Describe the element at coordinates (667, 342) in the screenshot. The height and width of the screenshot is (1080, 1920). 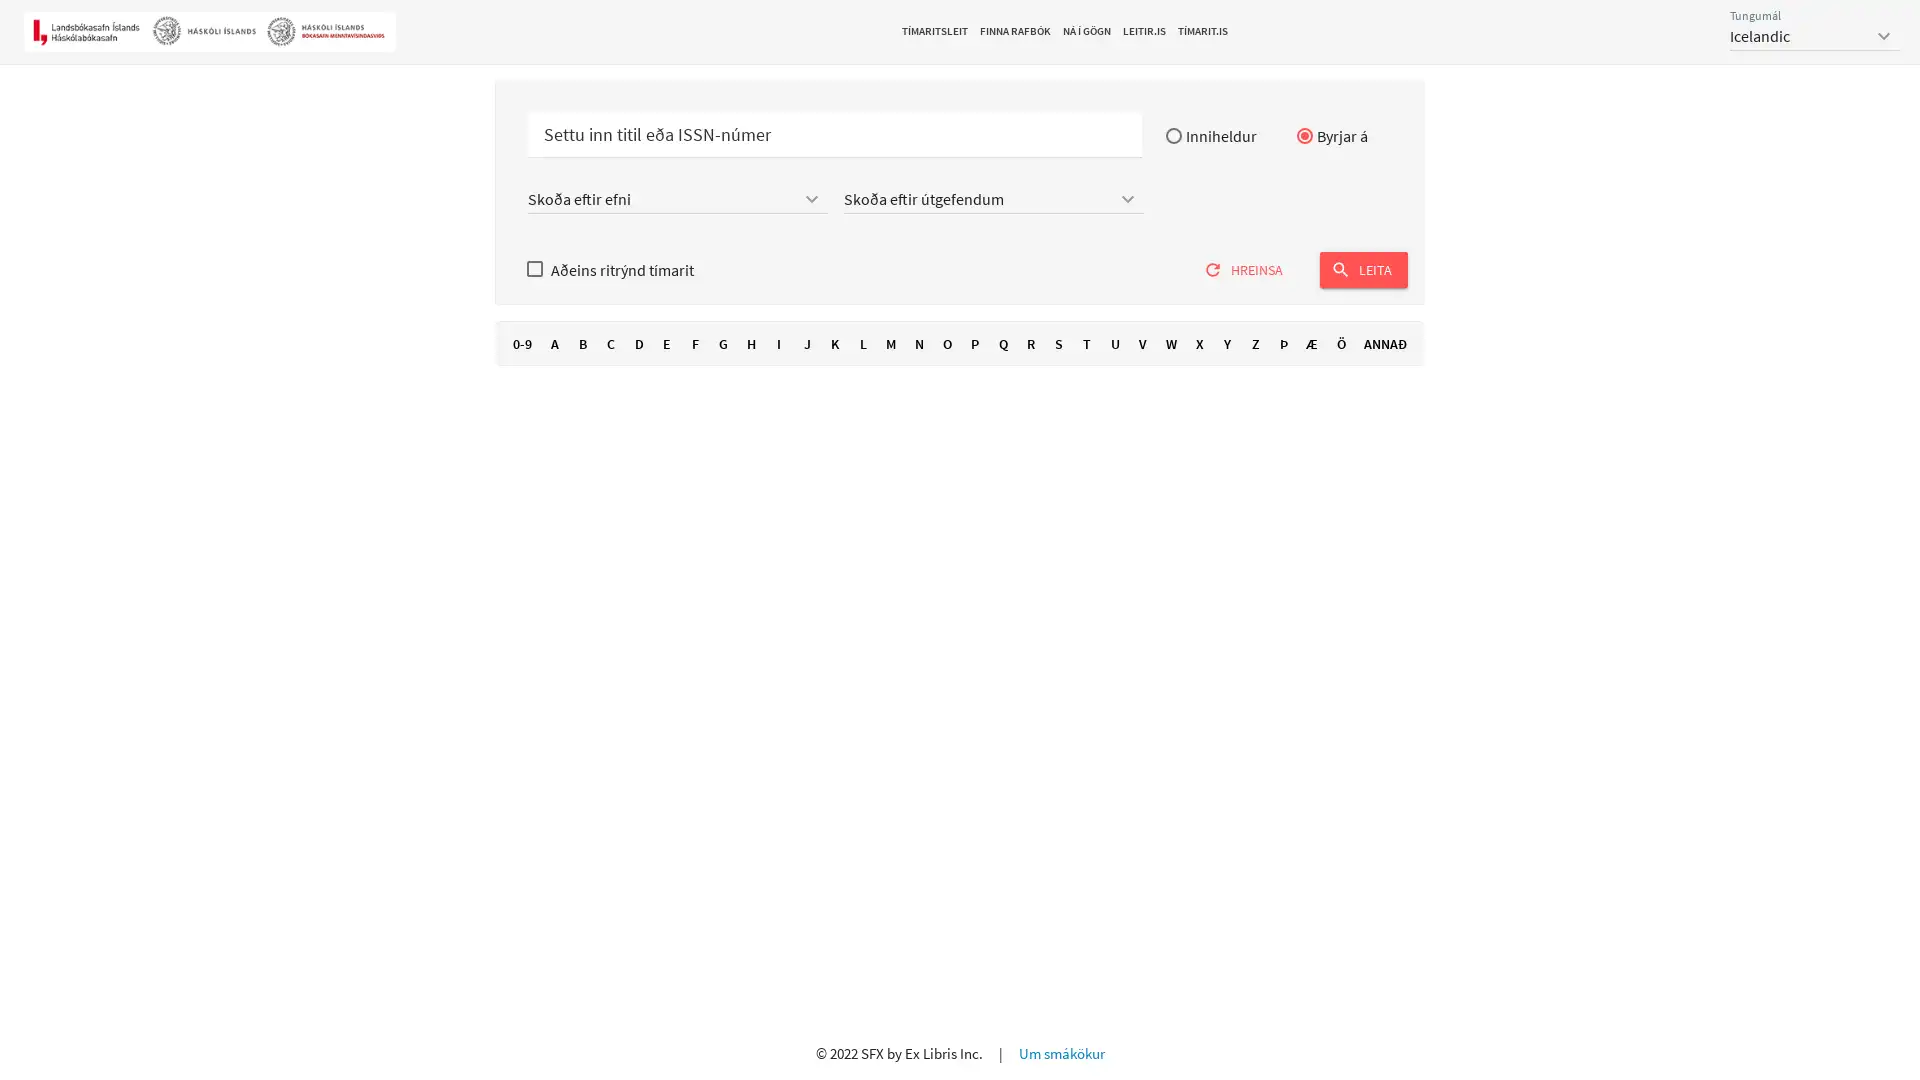
I see `E` at that location.